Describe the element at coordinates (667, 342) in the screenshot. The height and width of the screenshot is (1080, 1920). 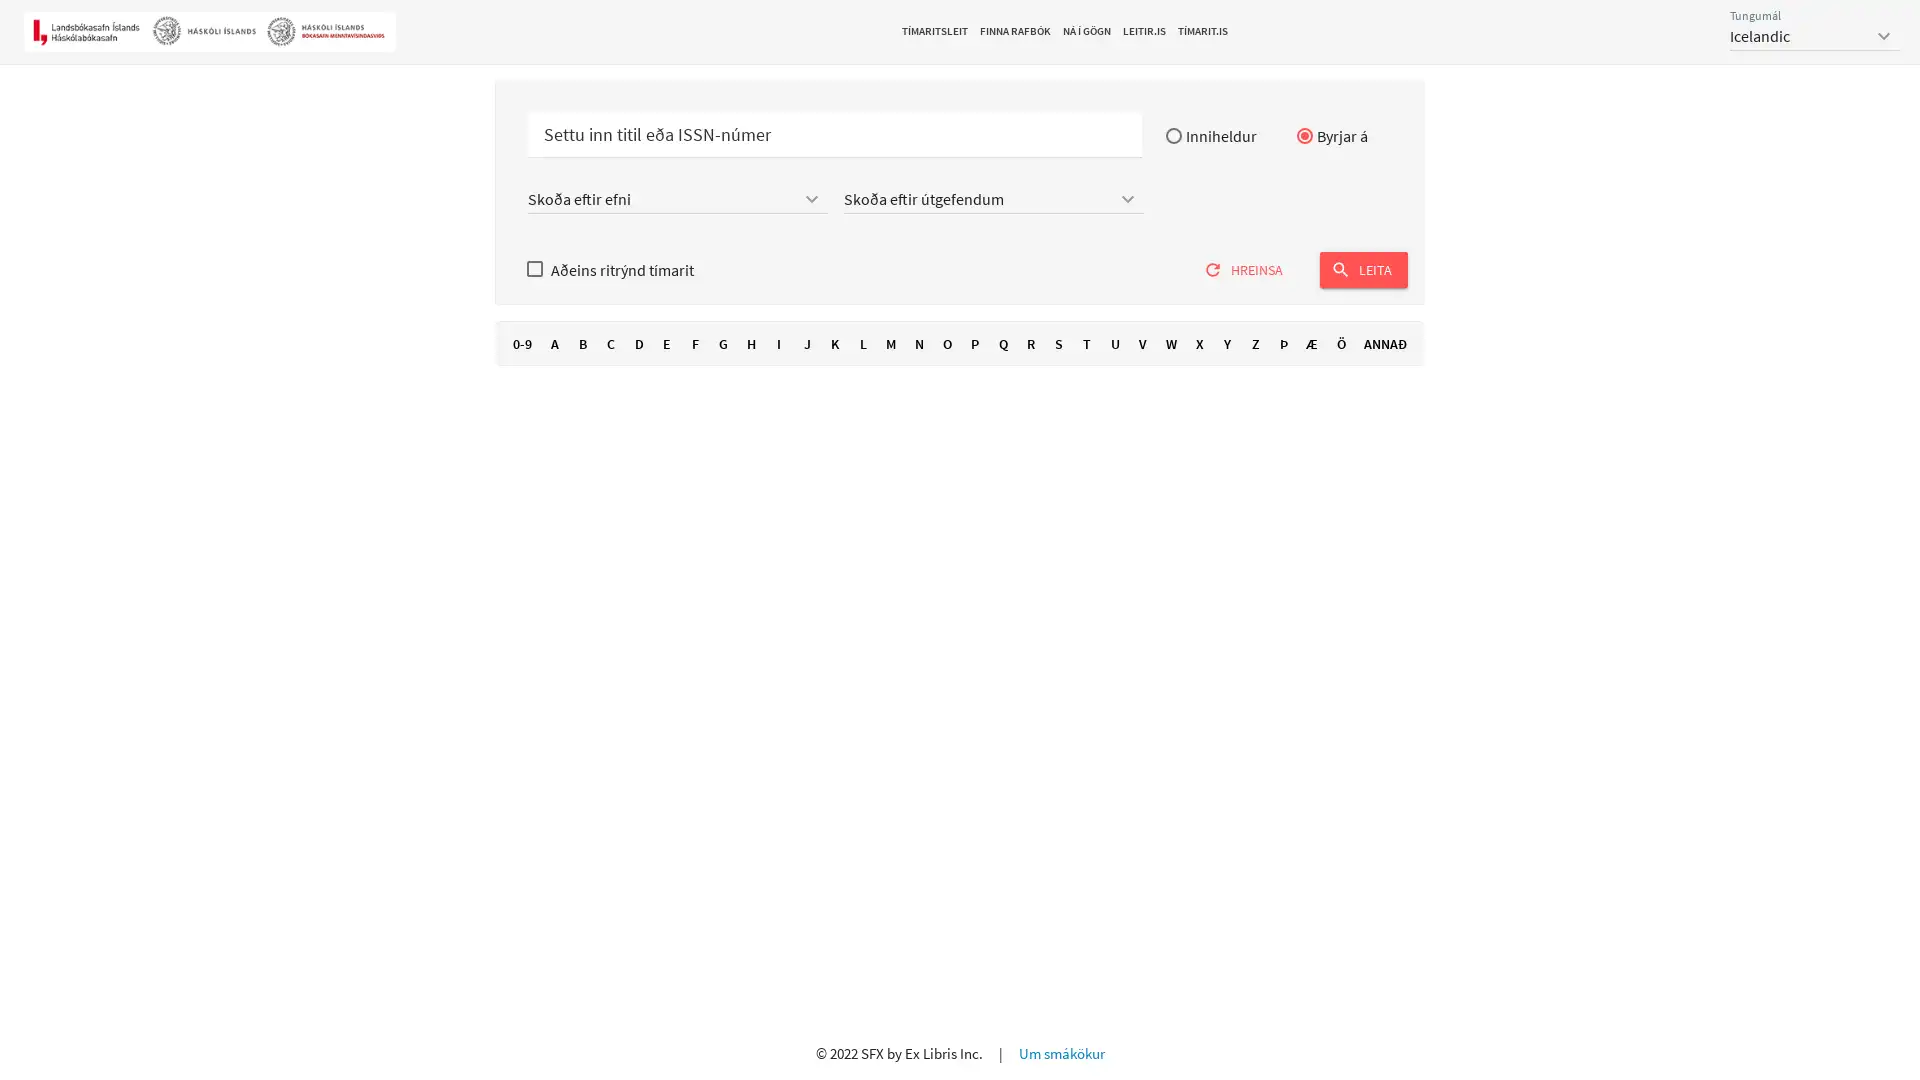
I see `E` at that location.